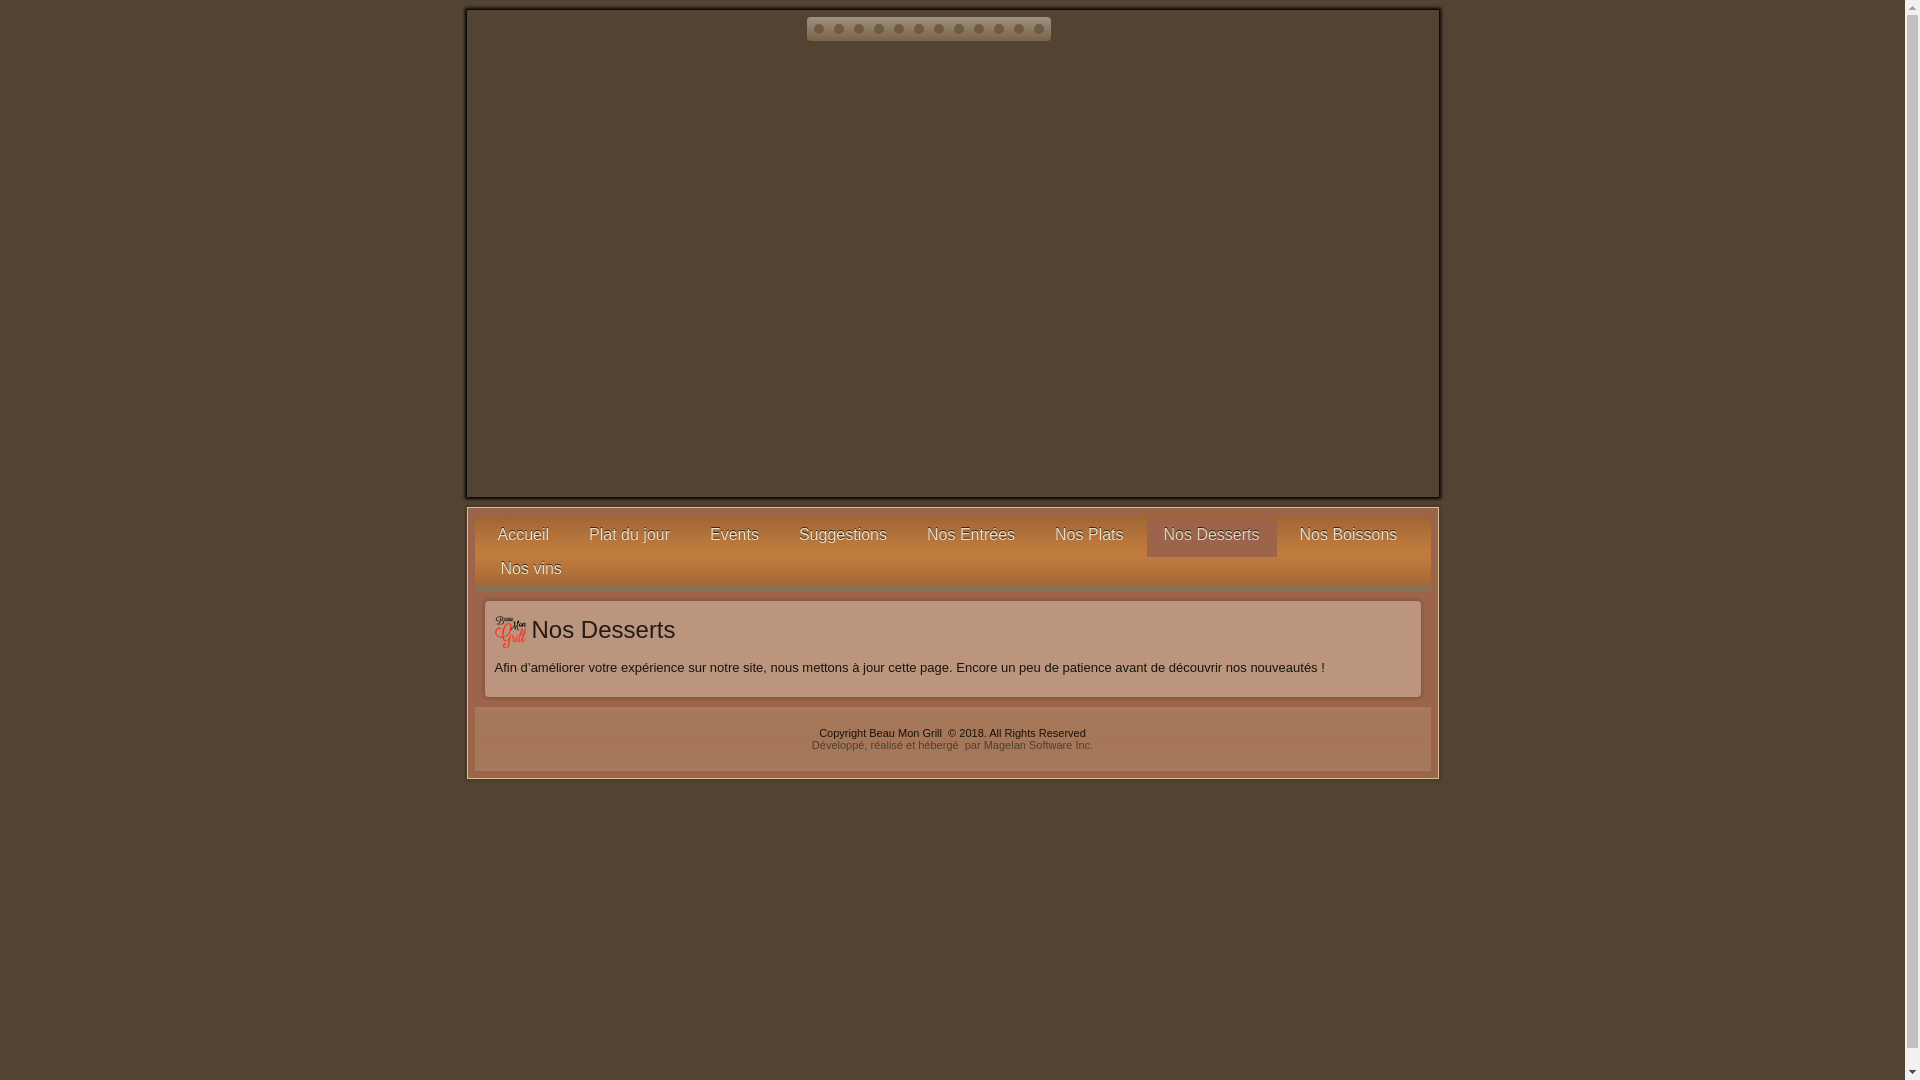  Describe the element at coordinates (570, 534) in the screenshot. I see `'Plat du jour'` at that location.